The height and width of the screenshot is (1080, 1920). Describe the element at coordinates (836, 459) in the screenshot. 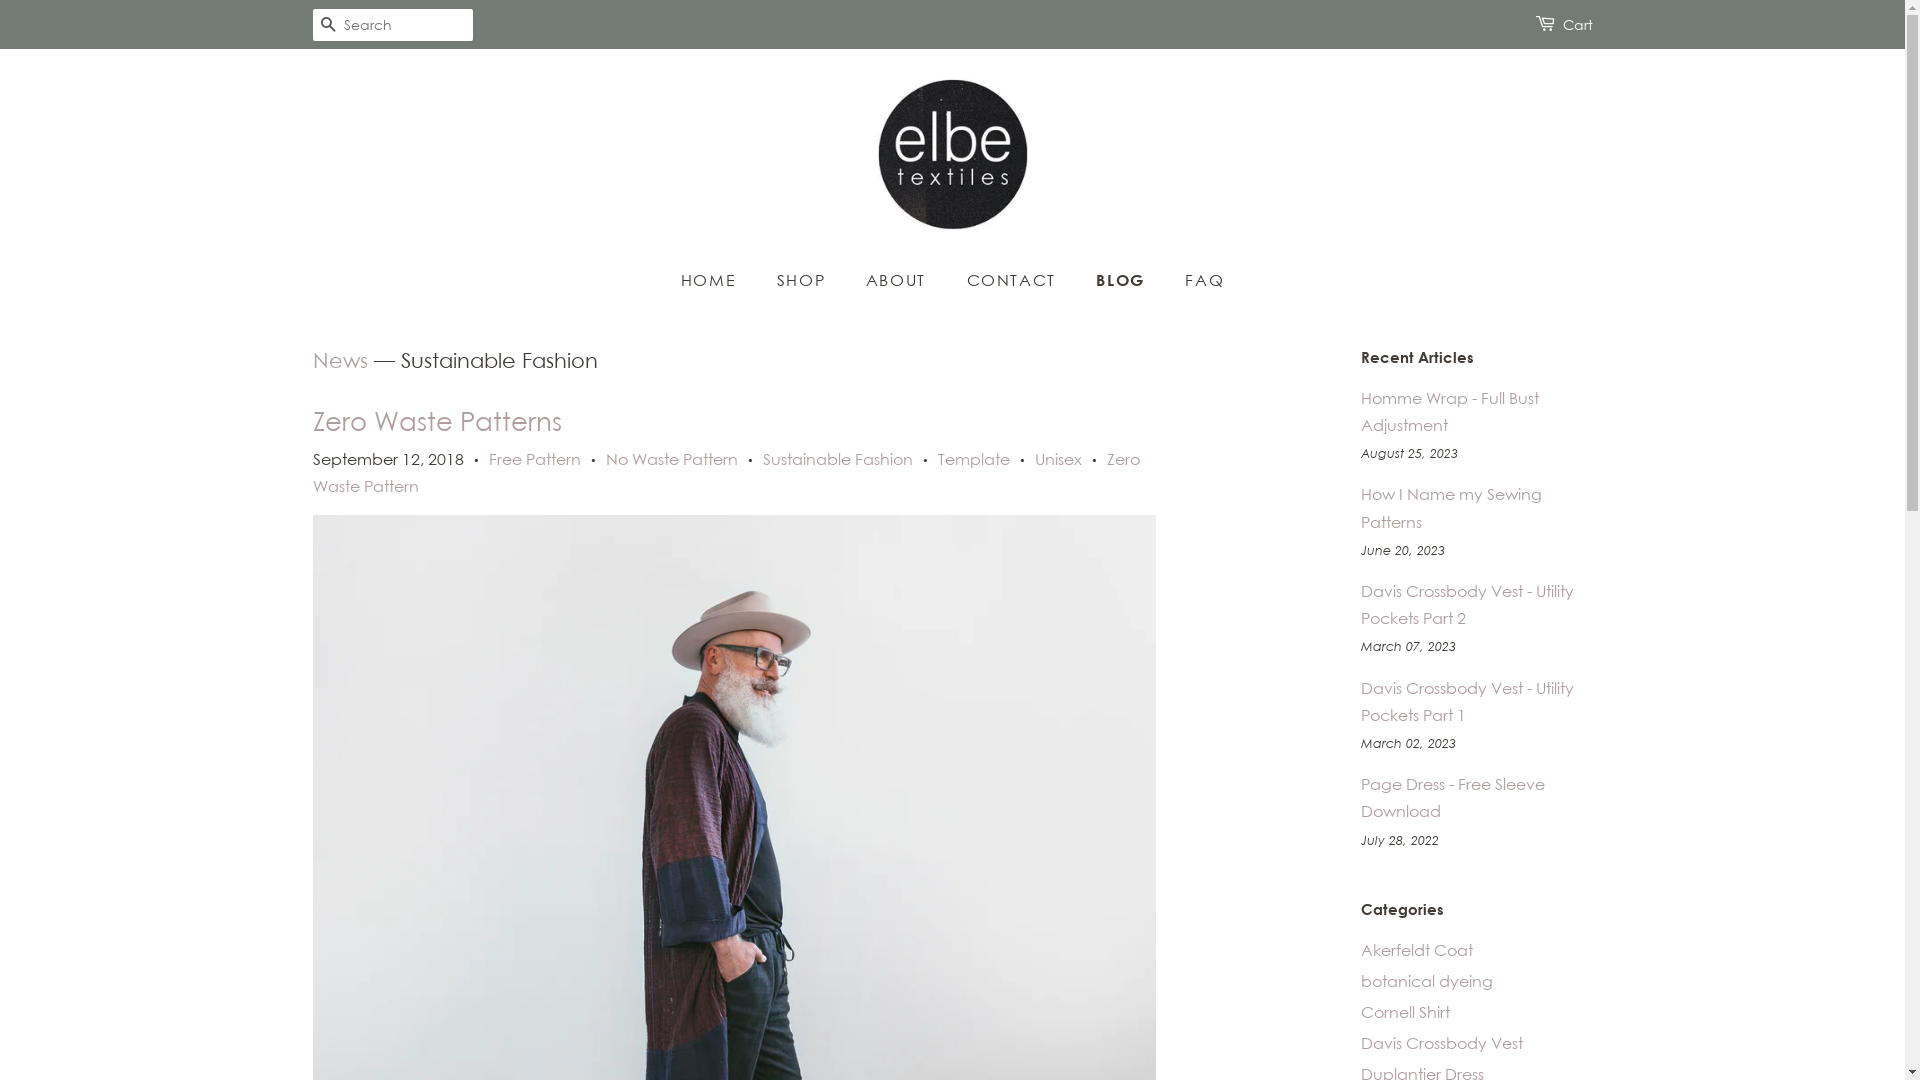

I see `'Sustainable Fashion'` at that location.